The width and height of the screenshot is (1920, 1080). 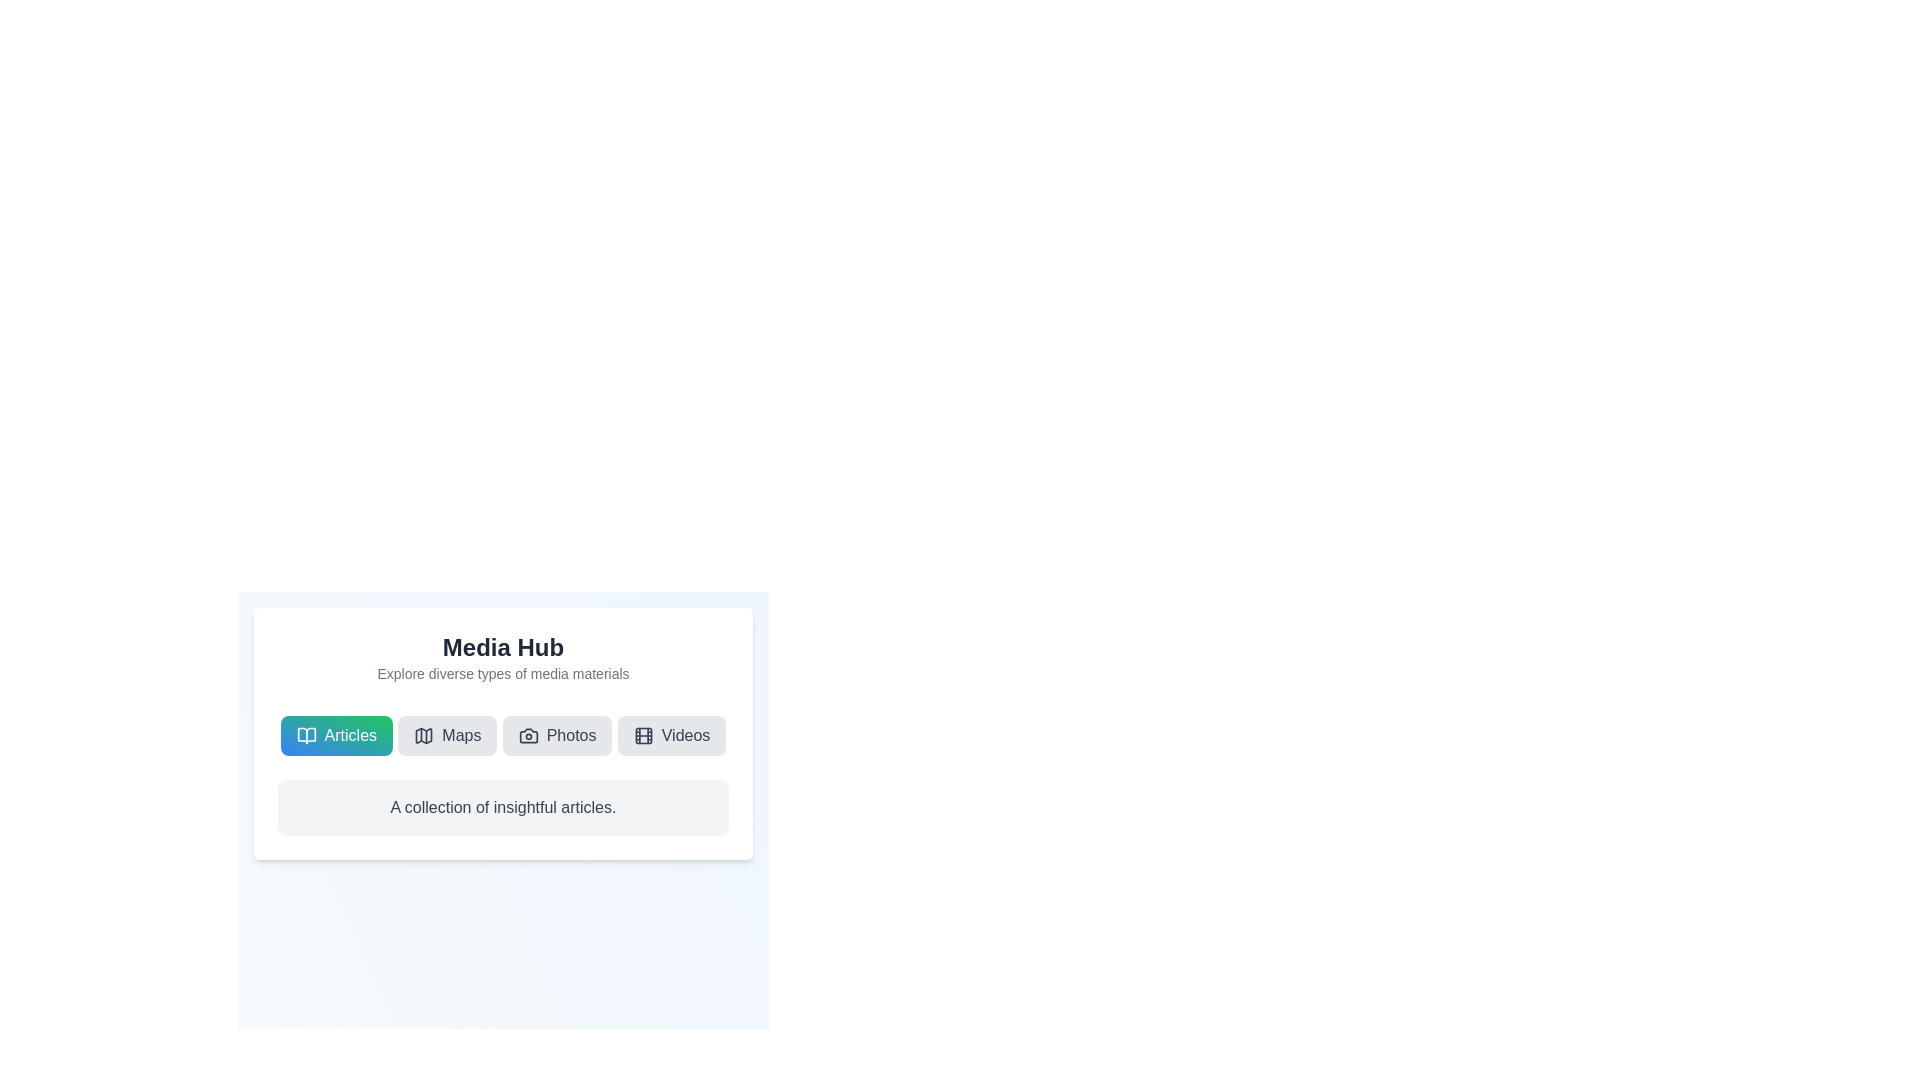 I want to click on text label that describes the button's purpose for navigating to articles, located inside the button to the right of the book icon in the Media Hub interface, so click(x=350, y=736).